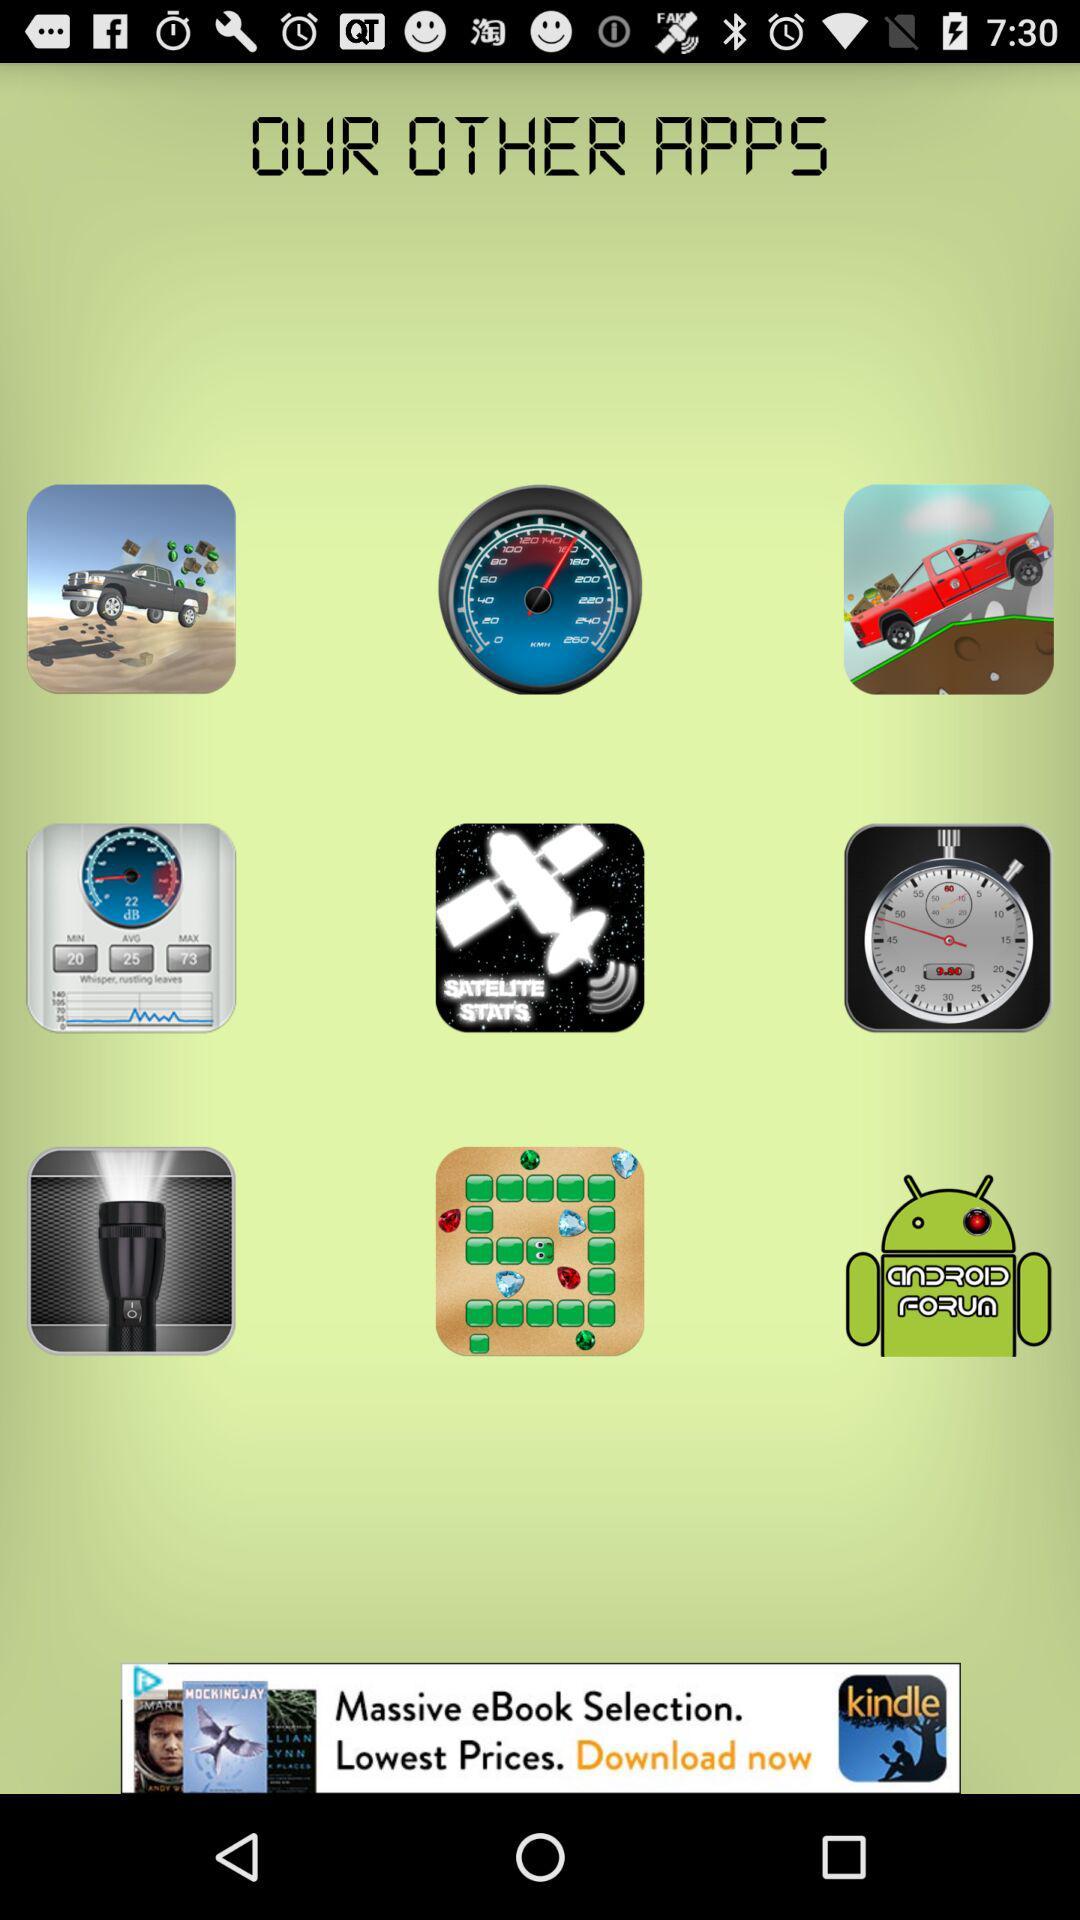 The height and width of the screenshot is (1920, 1080). I want to click on get more information, so click(947, 588).